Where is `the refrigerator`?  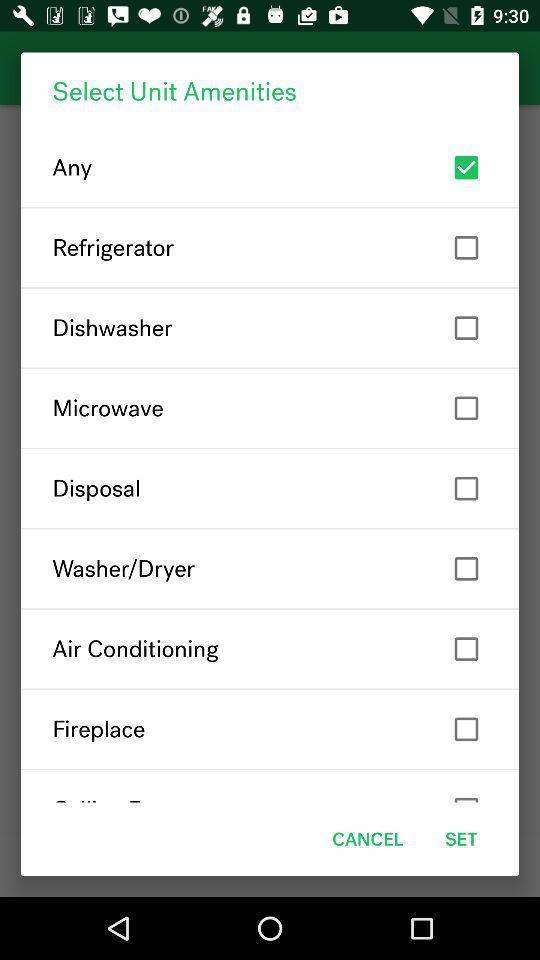
the refrigerator is located at coordinates (270, 246).